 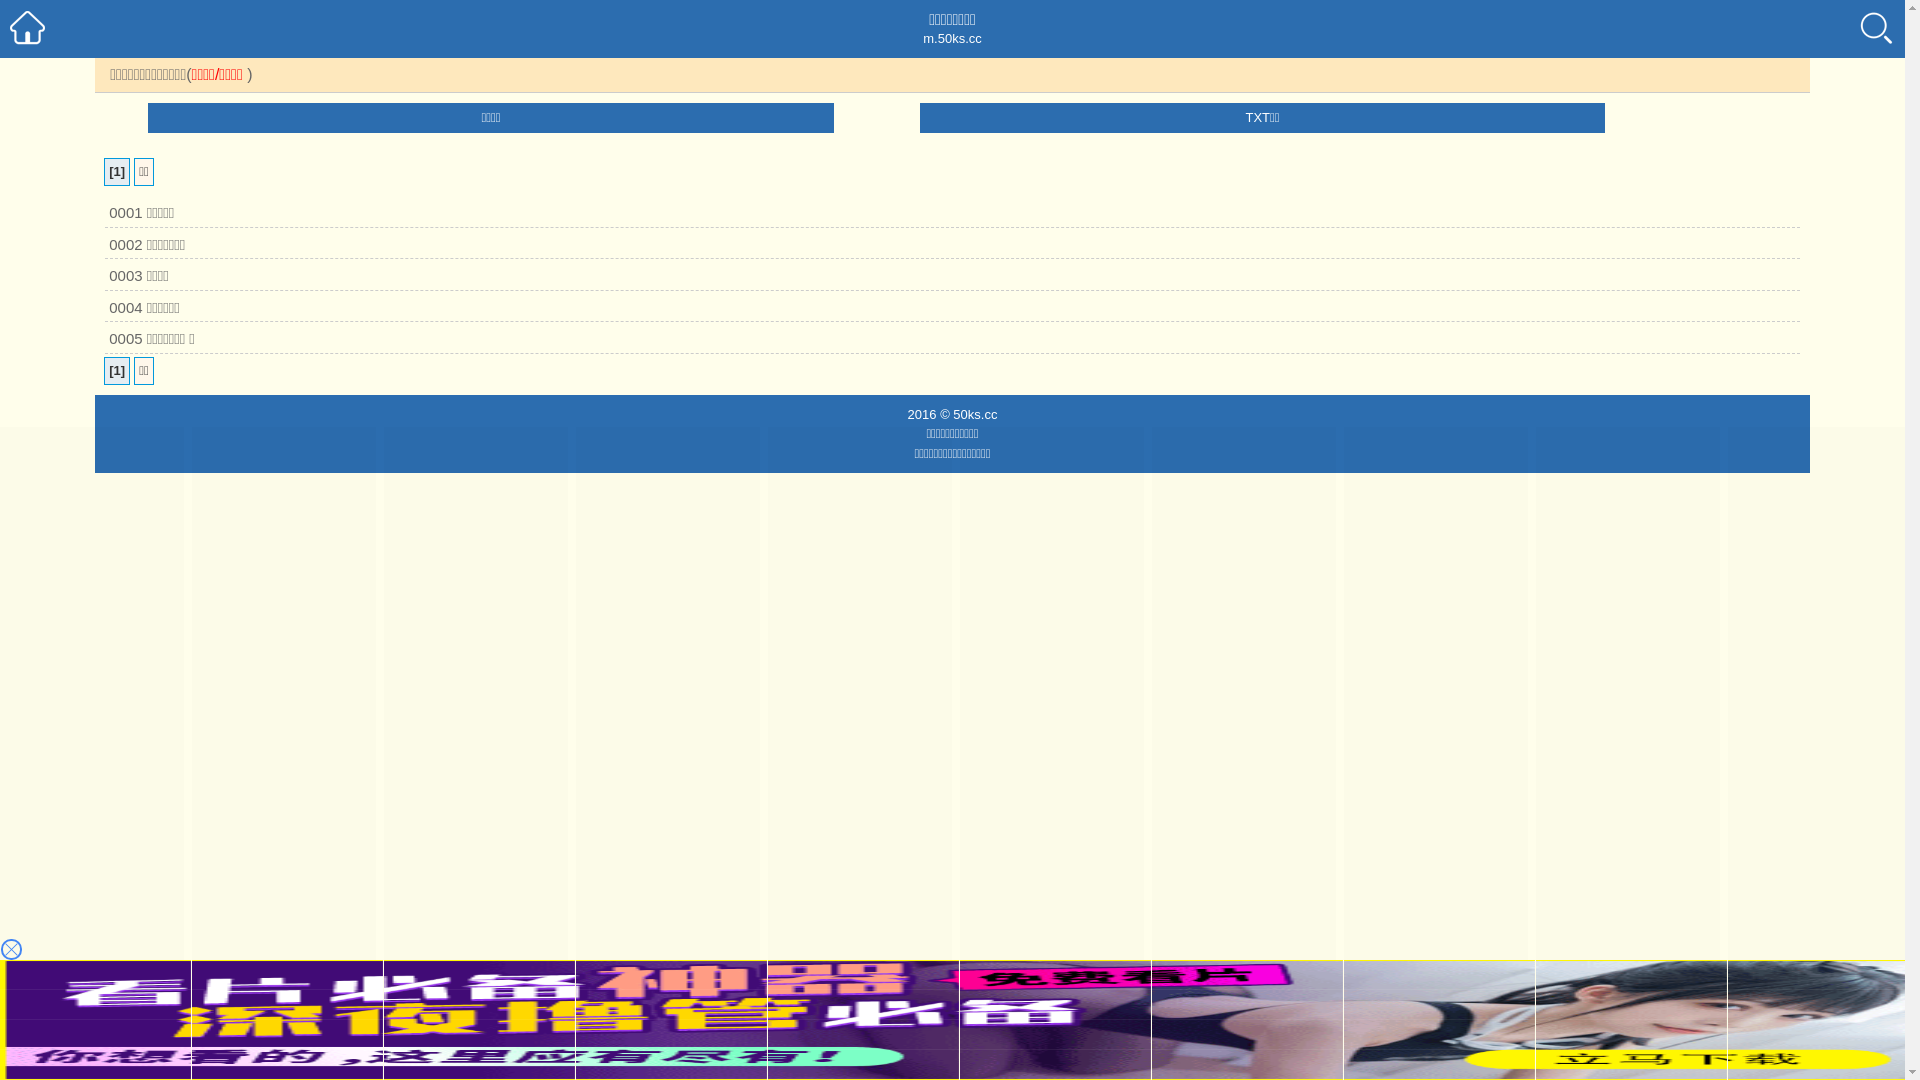 What do you see at coordinates (974, 412) in the screenshot?
I see `'50ks.cc'` at bounding box center [974, 412].